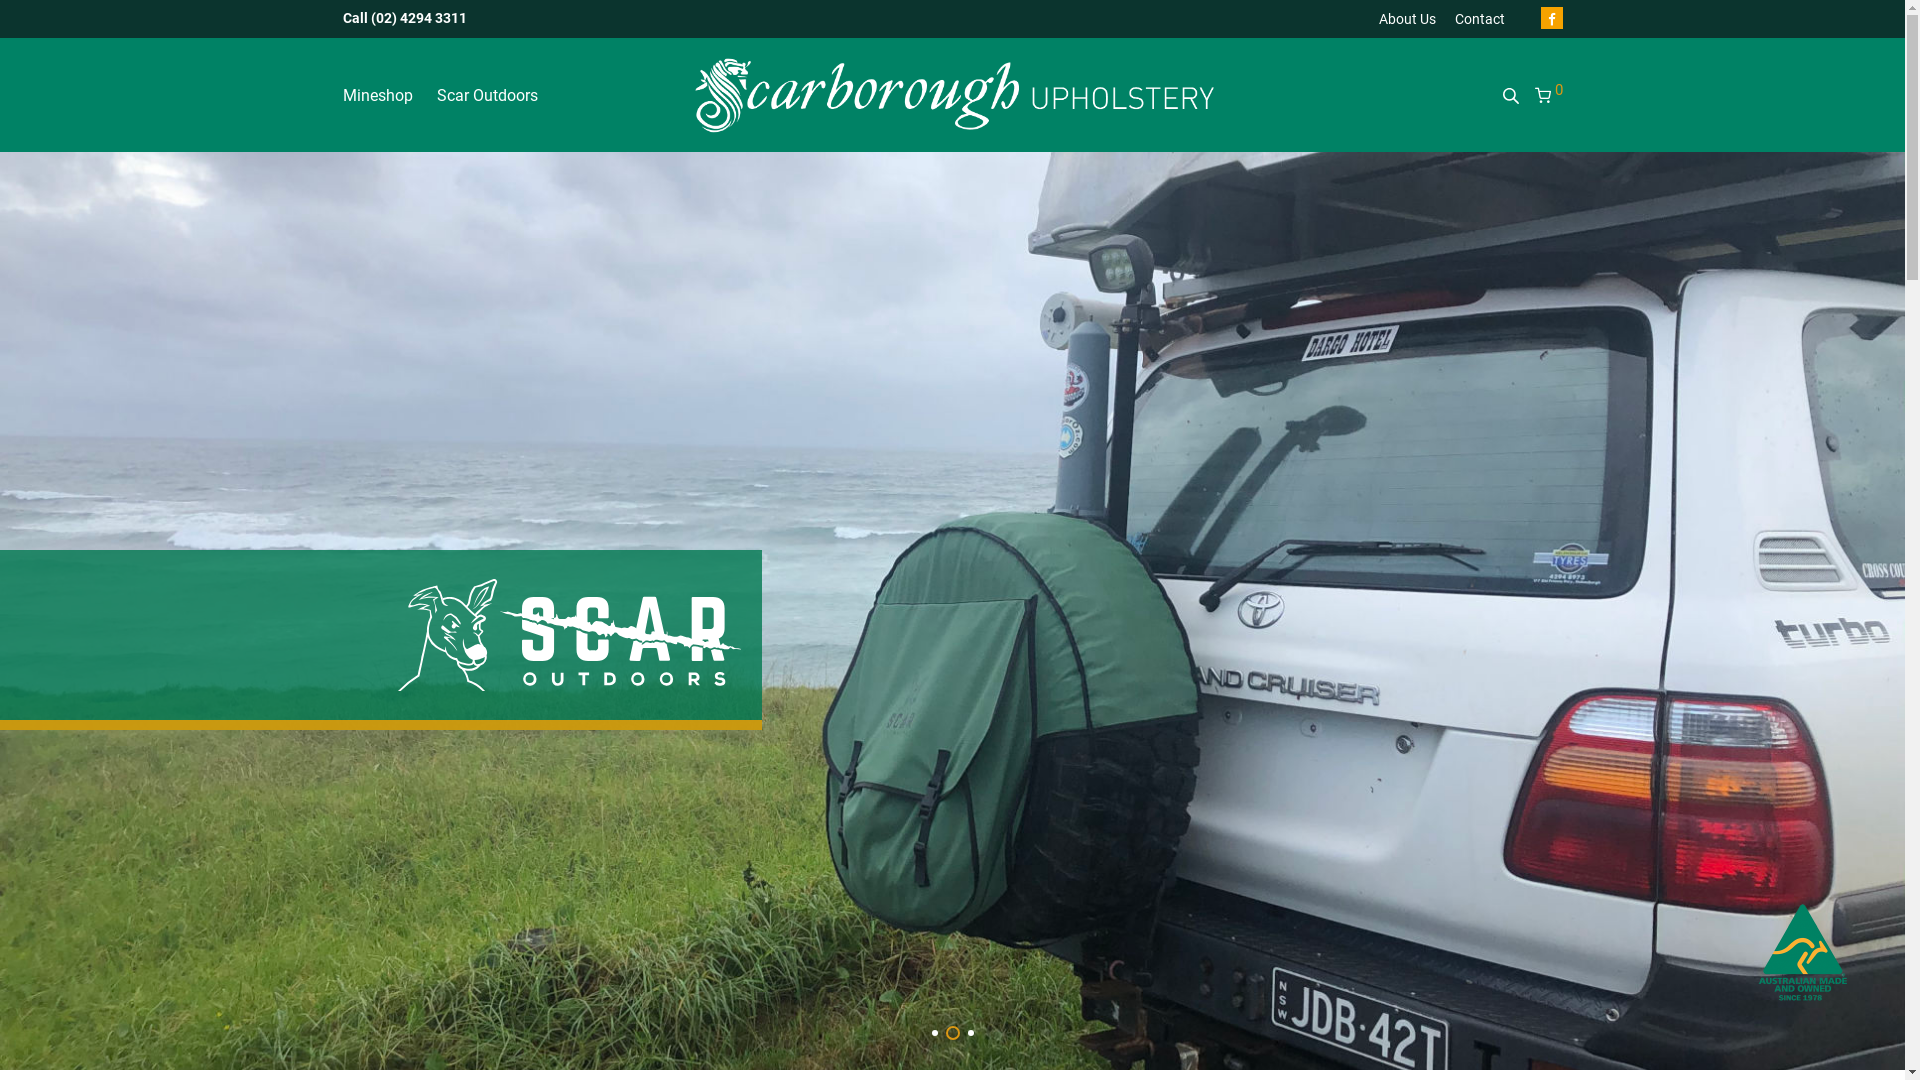 Image resolution: width=1920 pixels, height=1080 pixels. What do you see at coordinates (949, 1033) in the screenshot?
I see `'2'` at bounding box center [949, 1033].